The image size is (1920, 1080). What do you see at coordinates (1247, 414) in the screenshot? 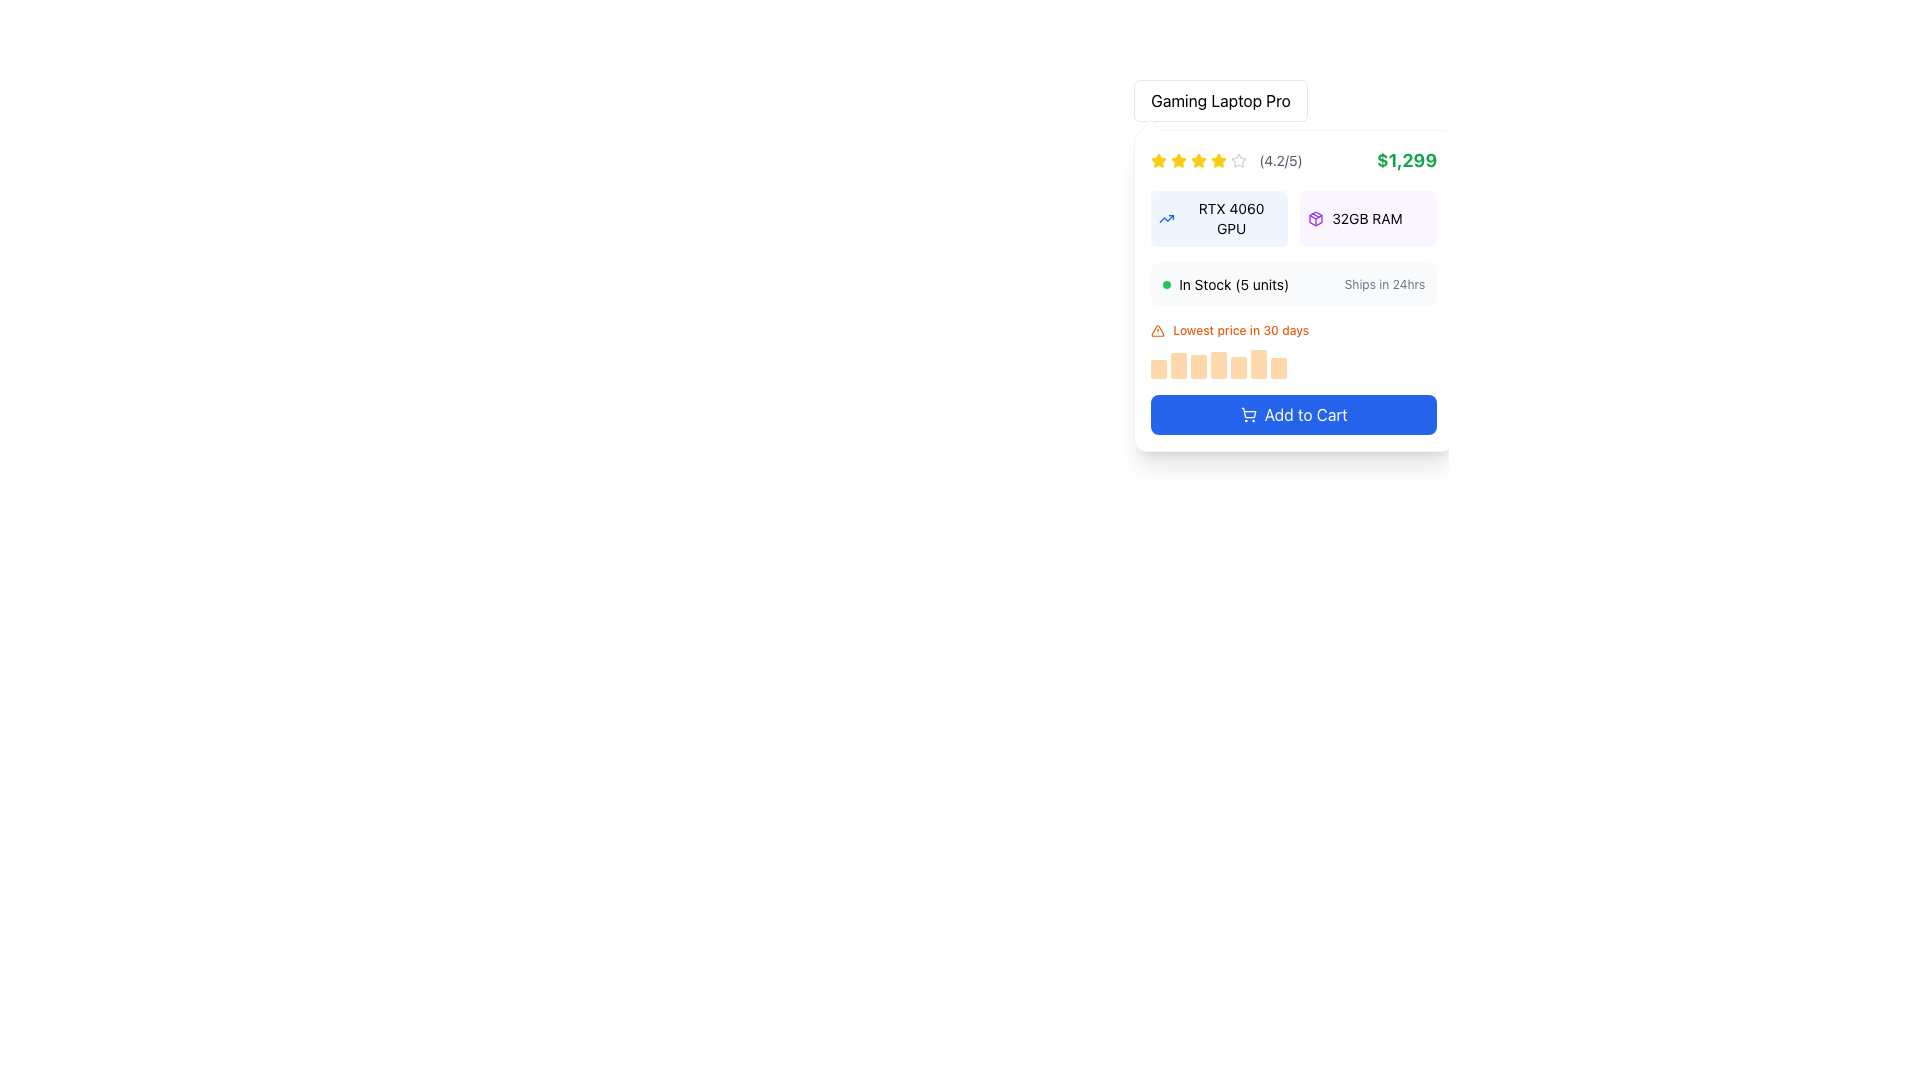
I see `the shopping cart icon located within the blue 'Add to Cart' button at the bottom of the right panel` at bounding box center [1247, 414].